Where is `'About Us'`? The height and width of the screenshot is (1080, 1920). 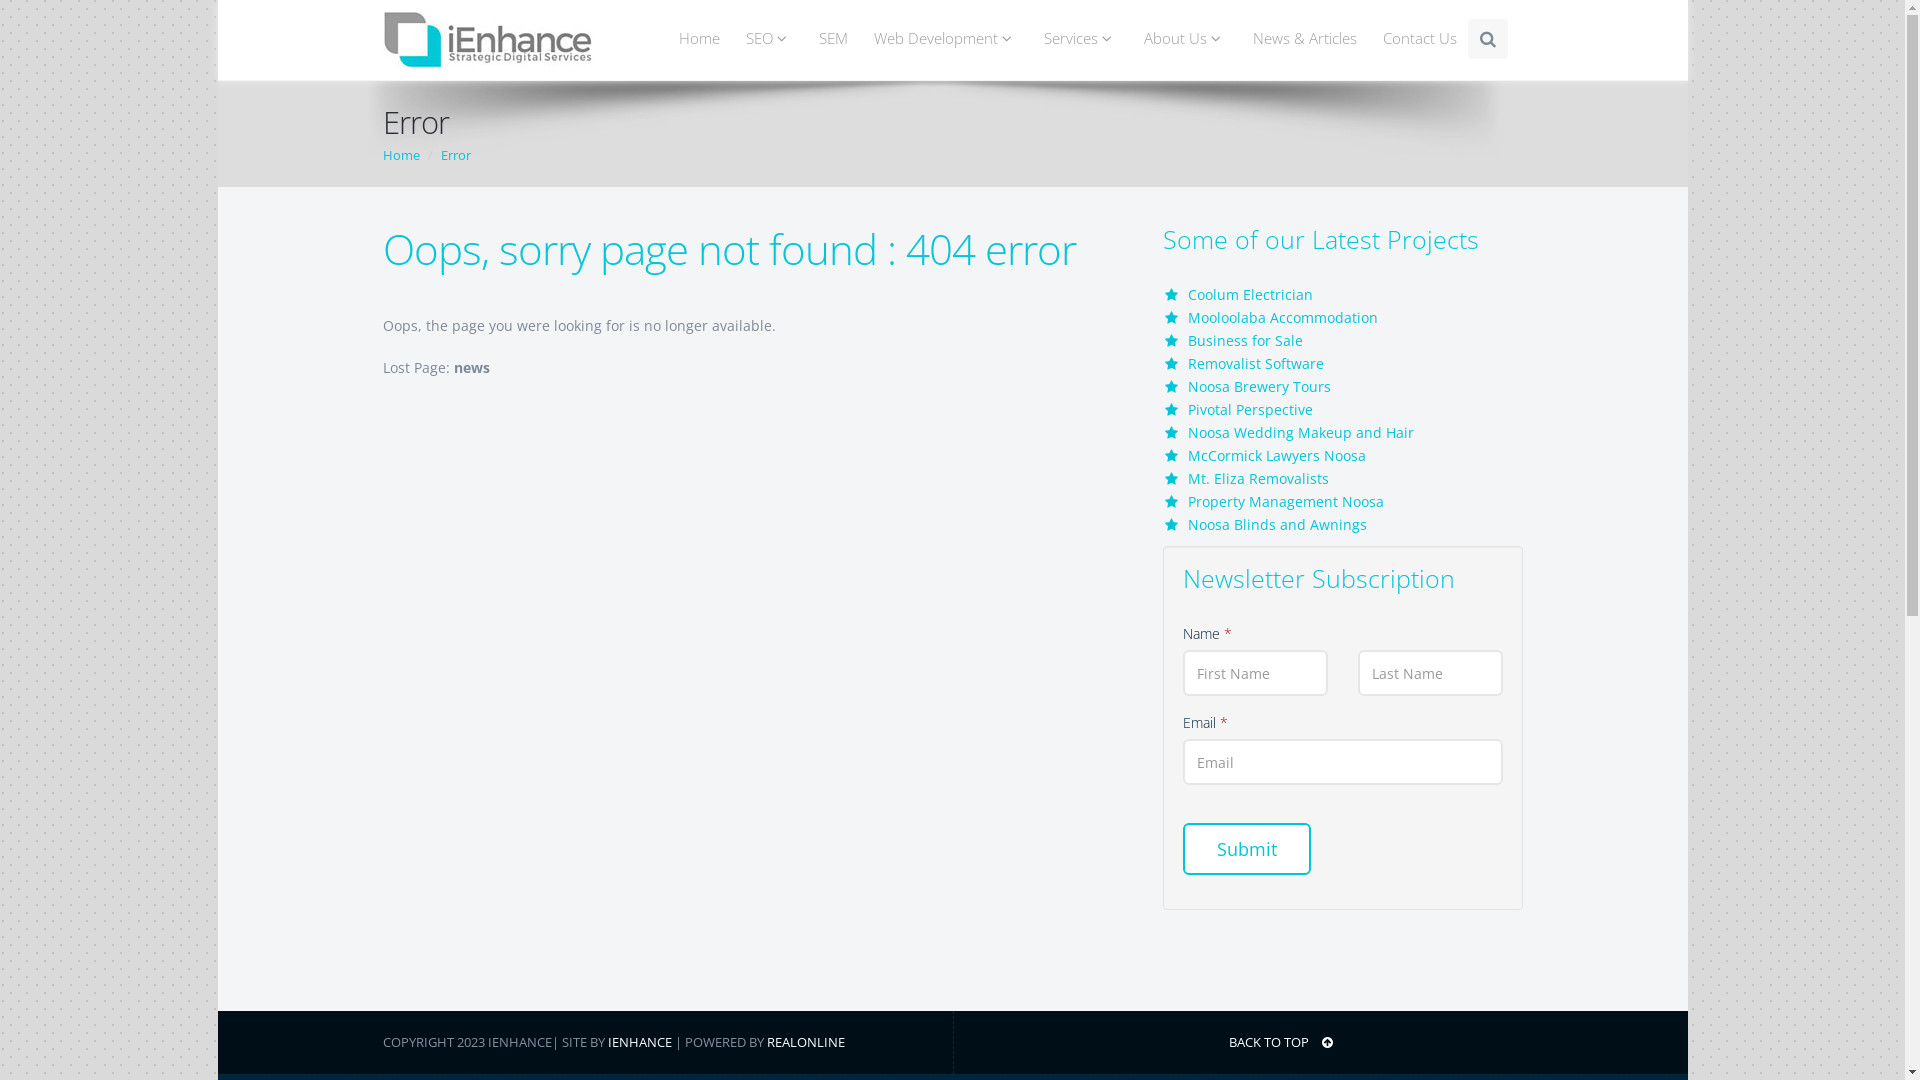
'About Us' is located at coordinates (1128, 38).